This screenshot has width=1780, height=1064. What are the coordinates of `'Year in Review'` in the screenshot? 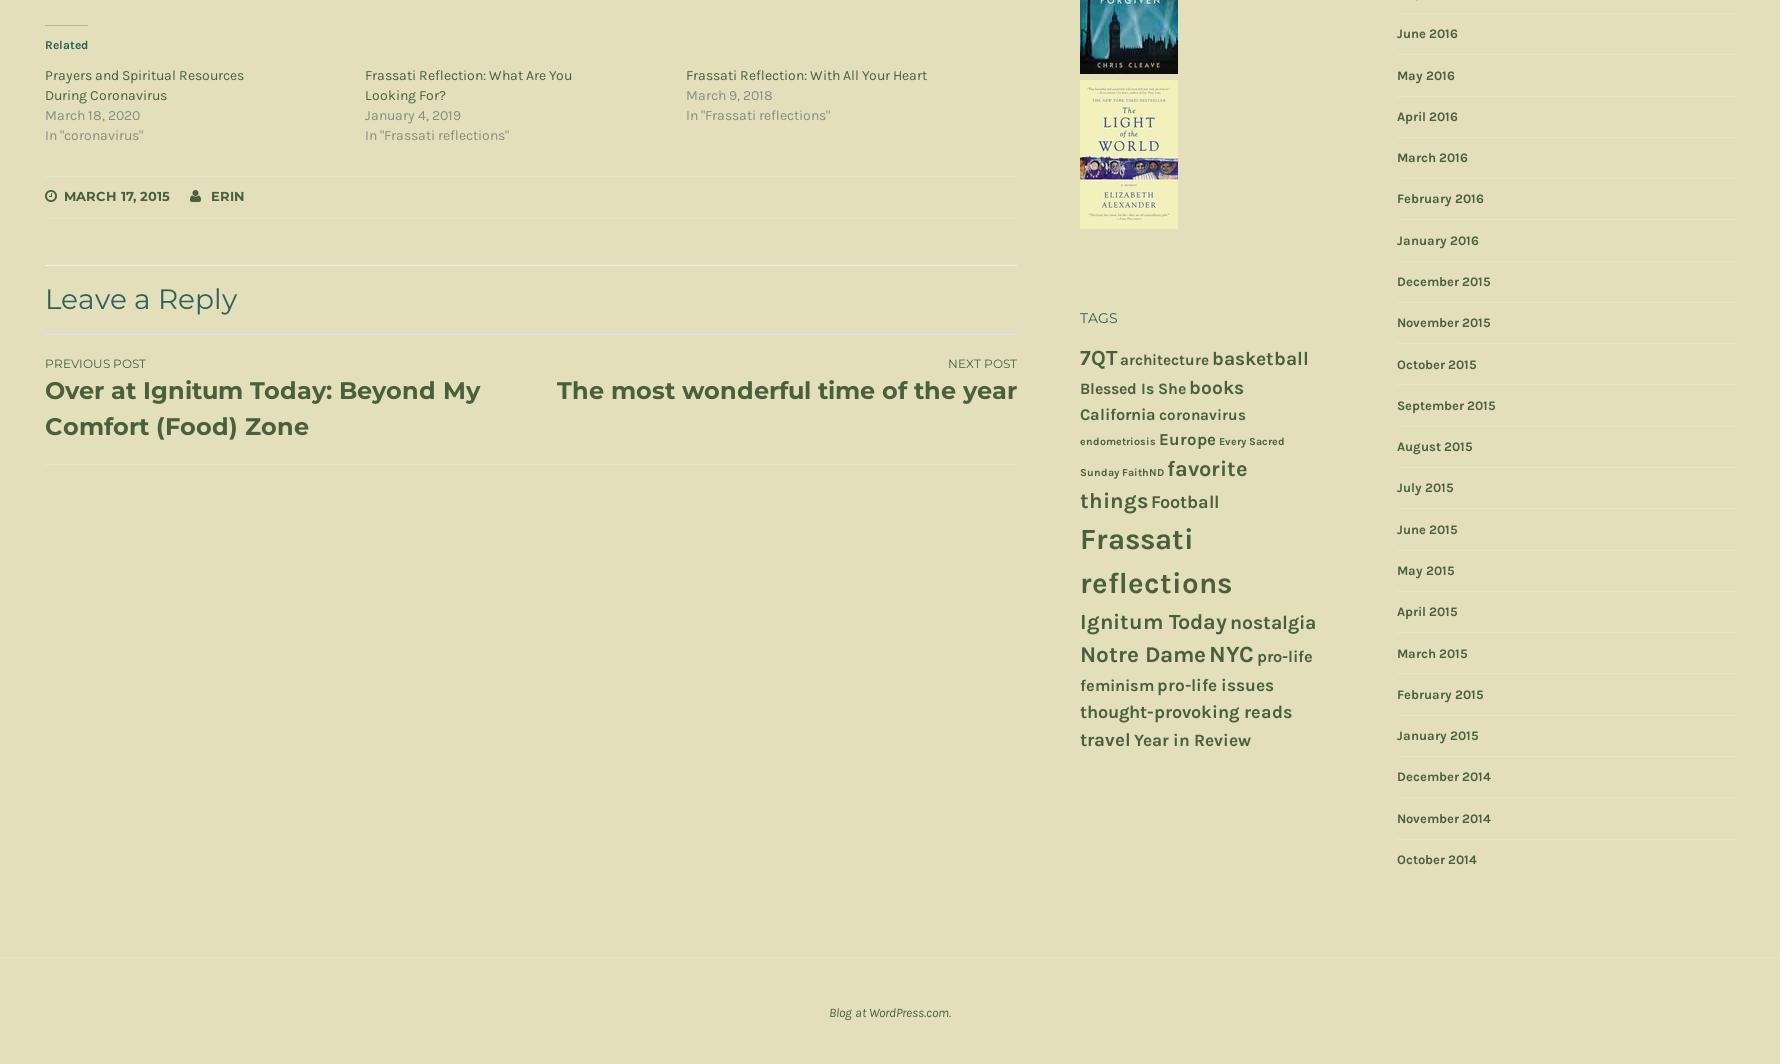 It's located at (1133, 740).